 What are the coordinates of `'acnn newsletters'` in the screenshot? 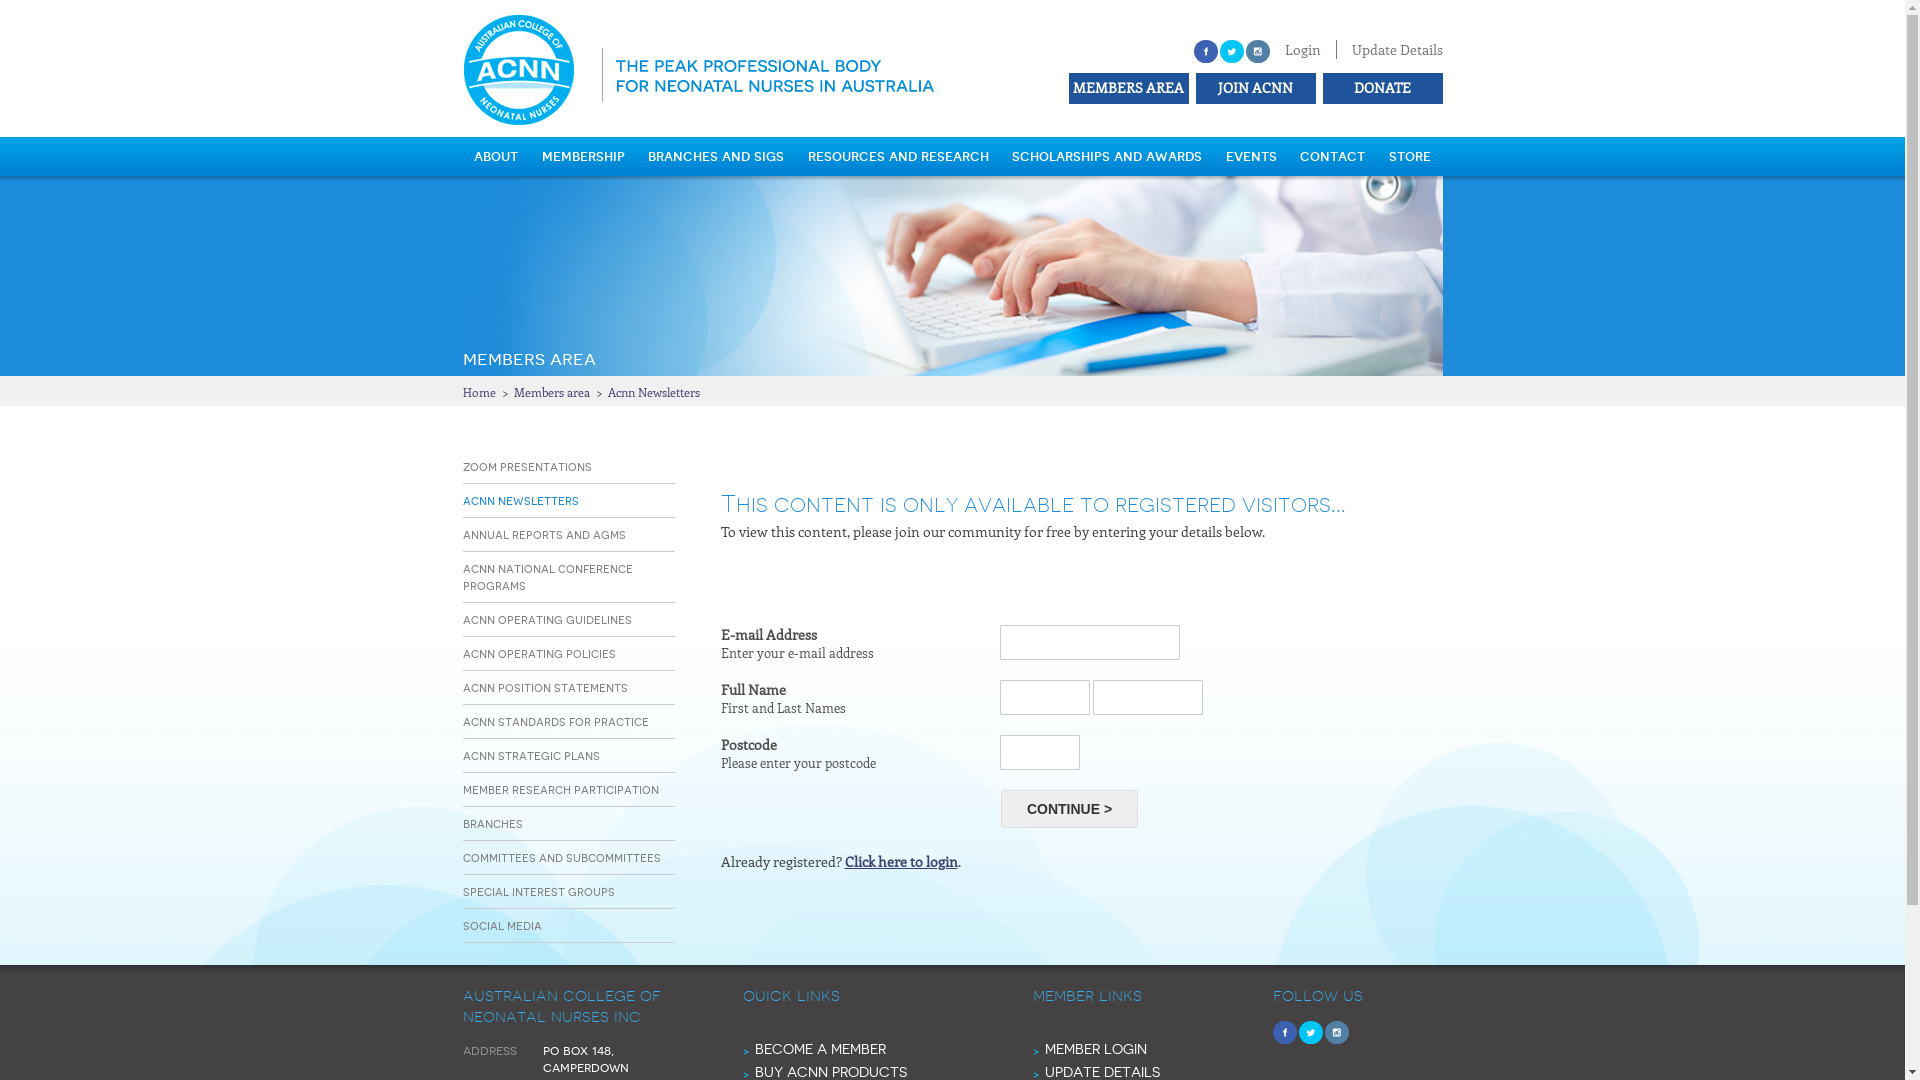 It's located at (519, 499).